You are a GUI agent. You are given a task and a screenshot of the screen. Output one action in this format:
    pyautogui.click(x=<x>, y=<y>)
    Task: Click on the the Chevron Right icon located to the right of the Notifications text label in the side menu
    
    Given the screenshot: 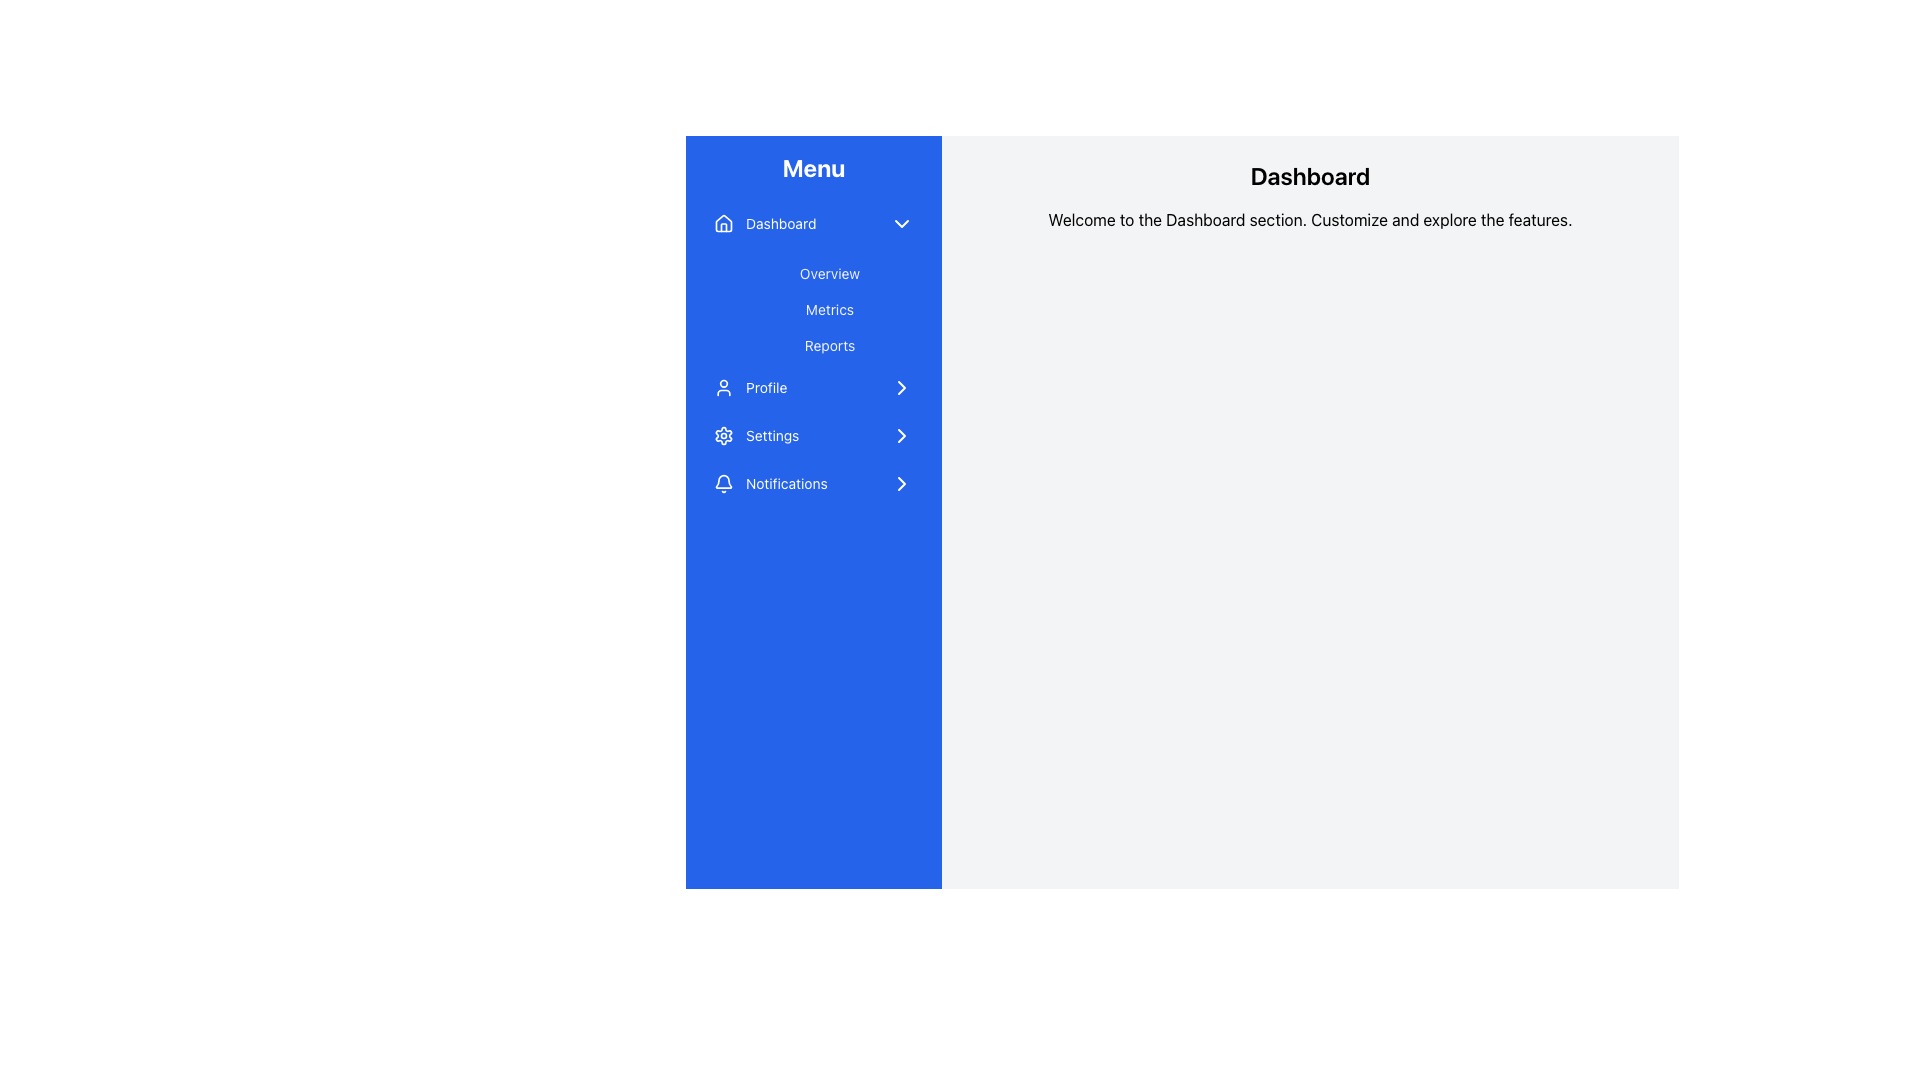 What is the action you would take?
    pyautogui.click(x=901, y=483)
    